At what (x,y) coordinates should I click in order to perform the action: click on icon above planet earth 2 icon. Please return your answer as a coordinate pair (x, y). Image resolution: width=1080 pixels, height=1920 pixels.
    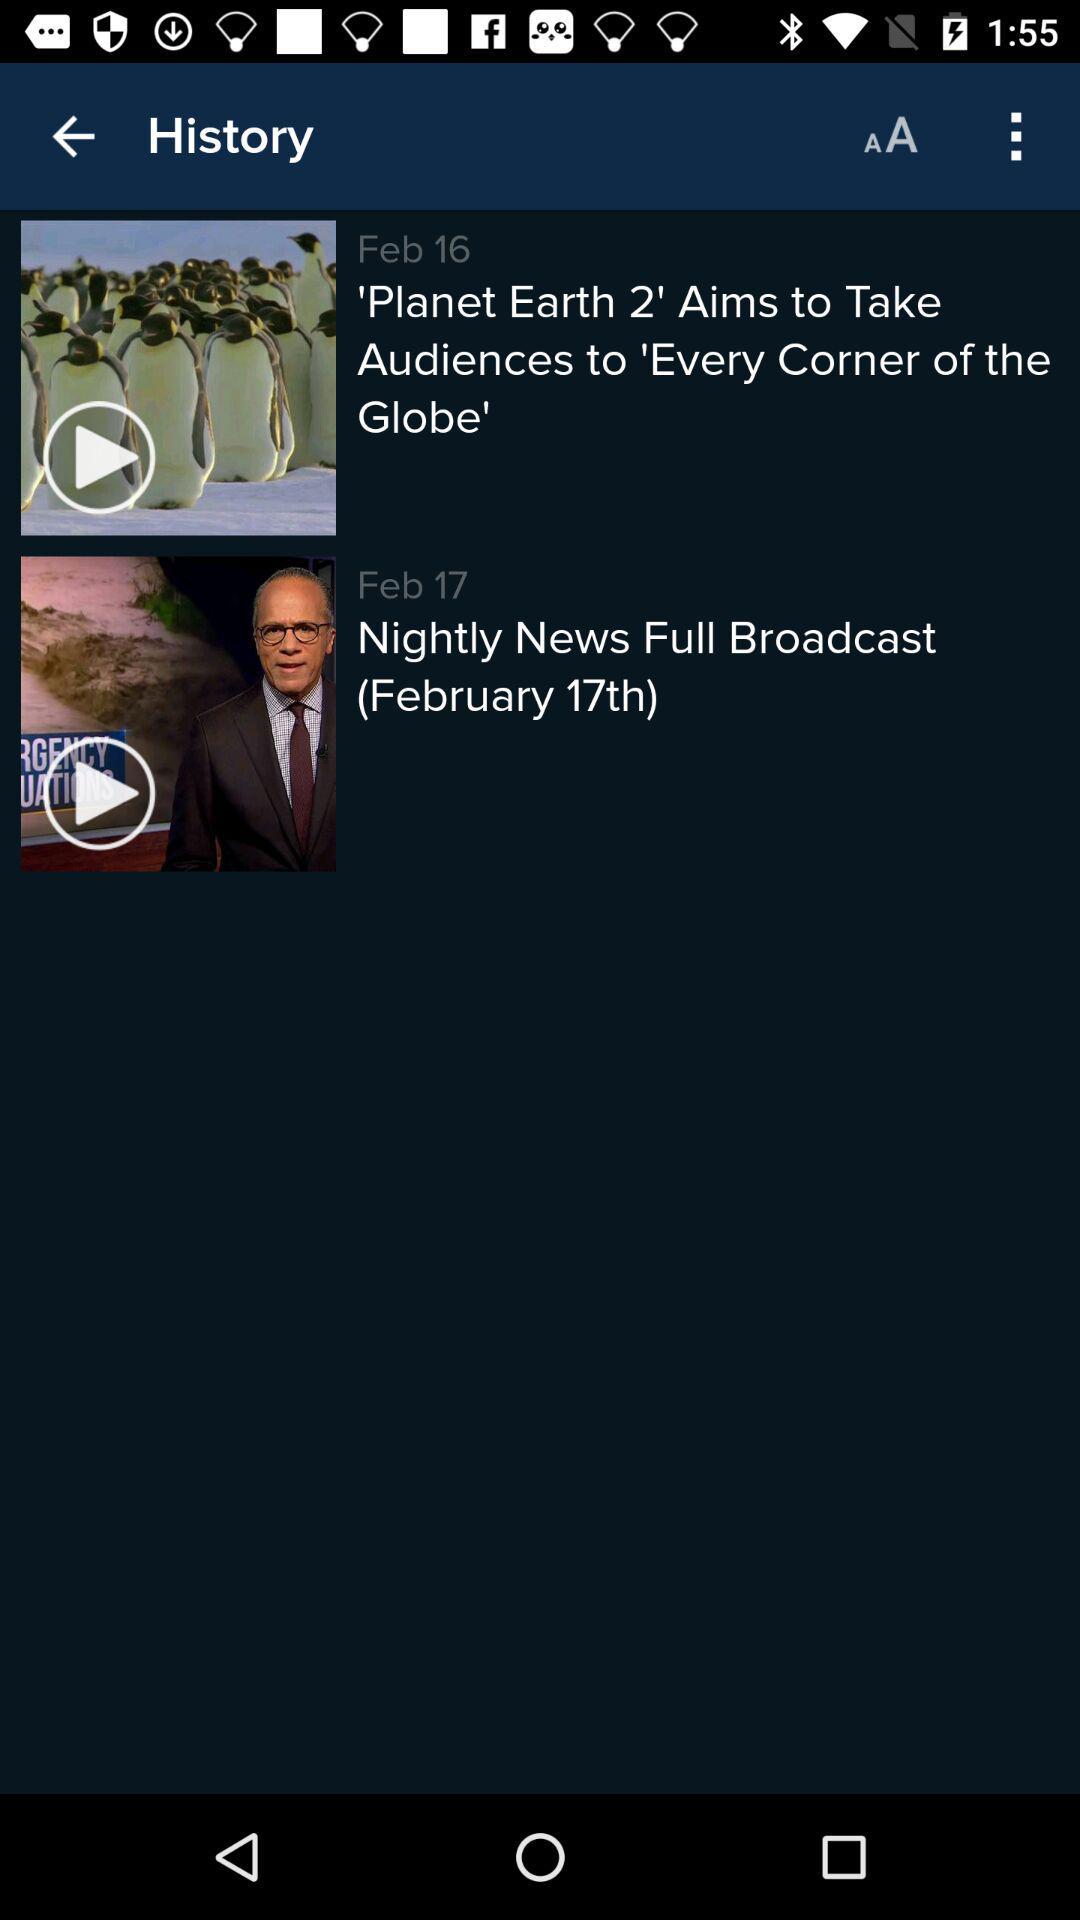
    Looking at the image, I should click on (1016, 135).